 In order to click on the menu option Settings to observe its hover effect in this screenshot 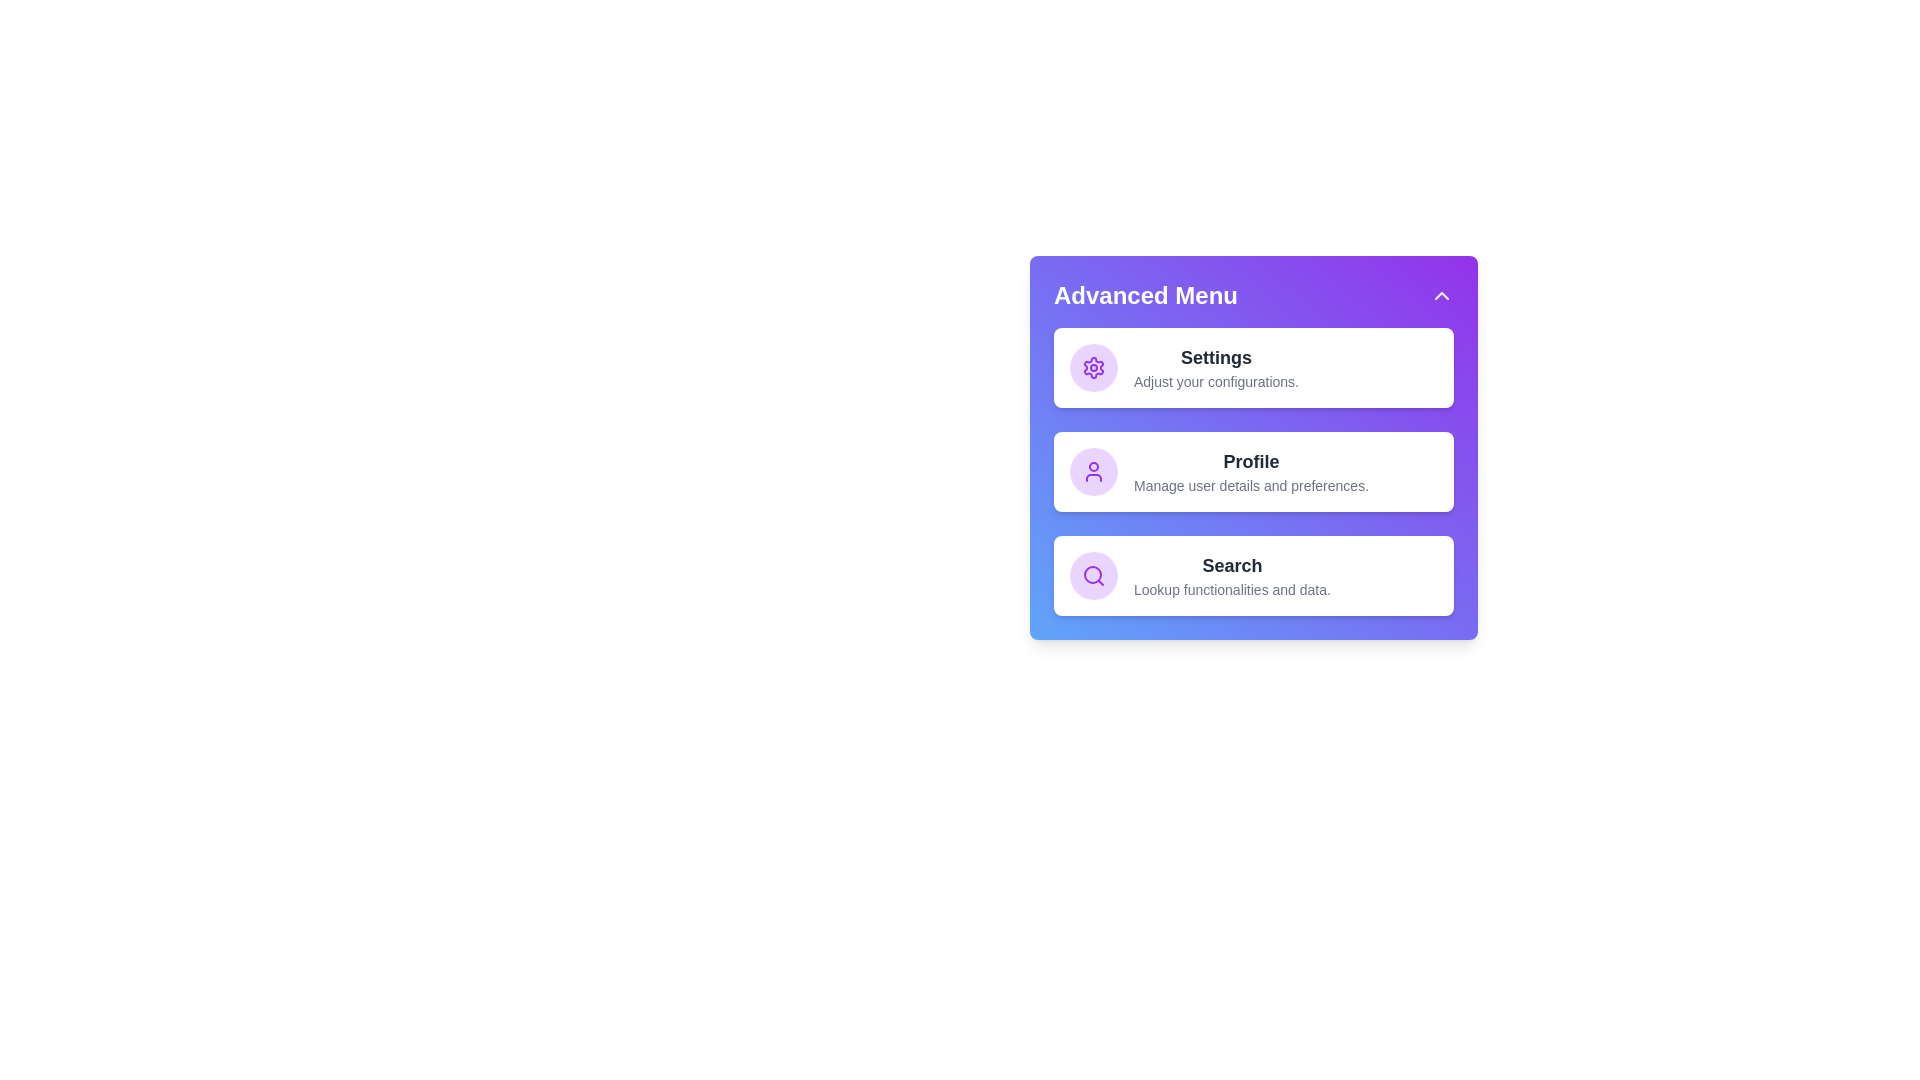, I will do `click(1252, 367)`.